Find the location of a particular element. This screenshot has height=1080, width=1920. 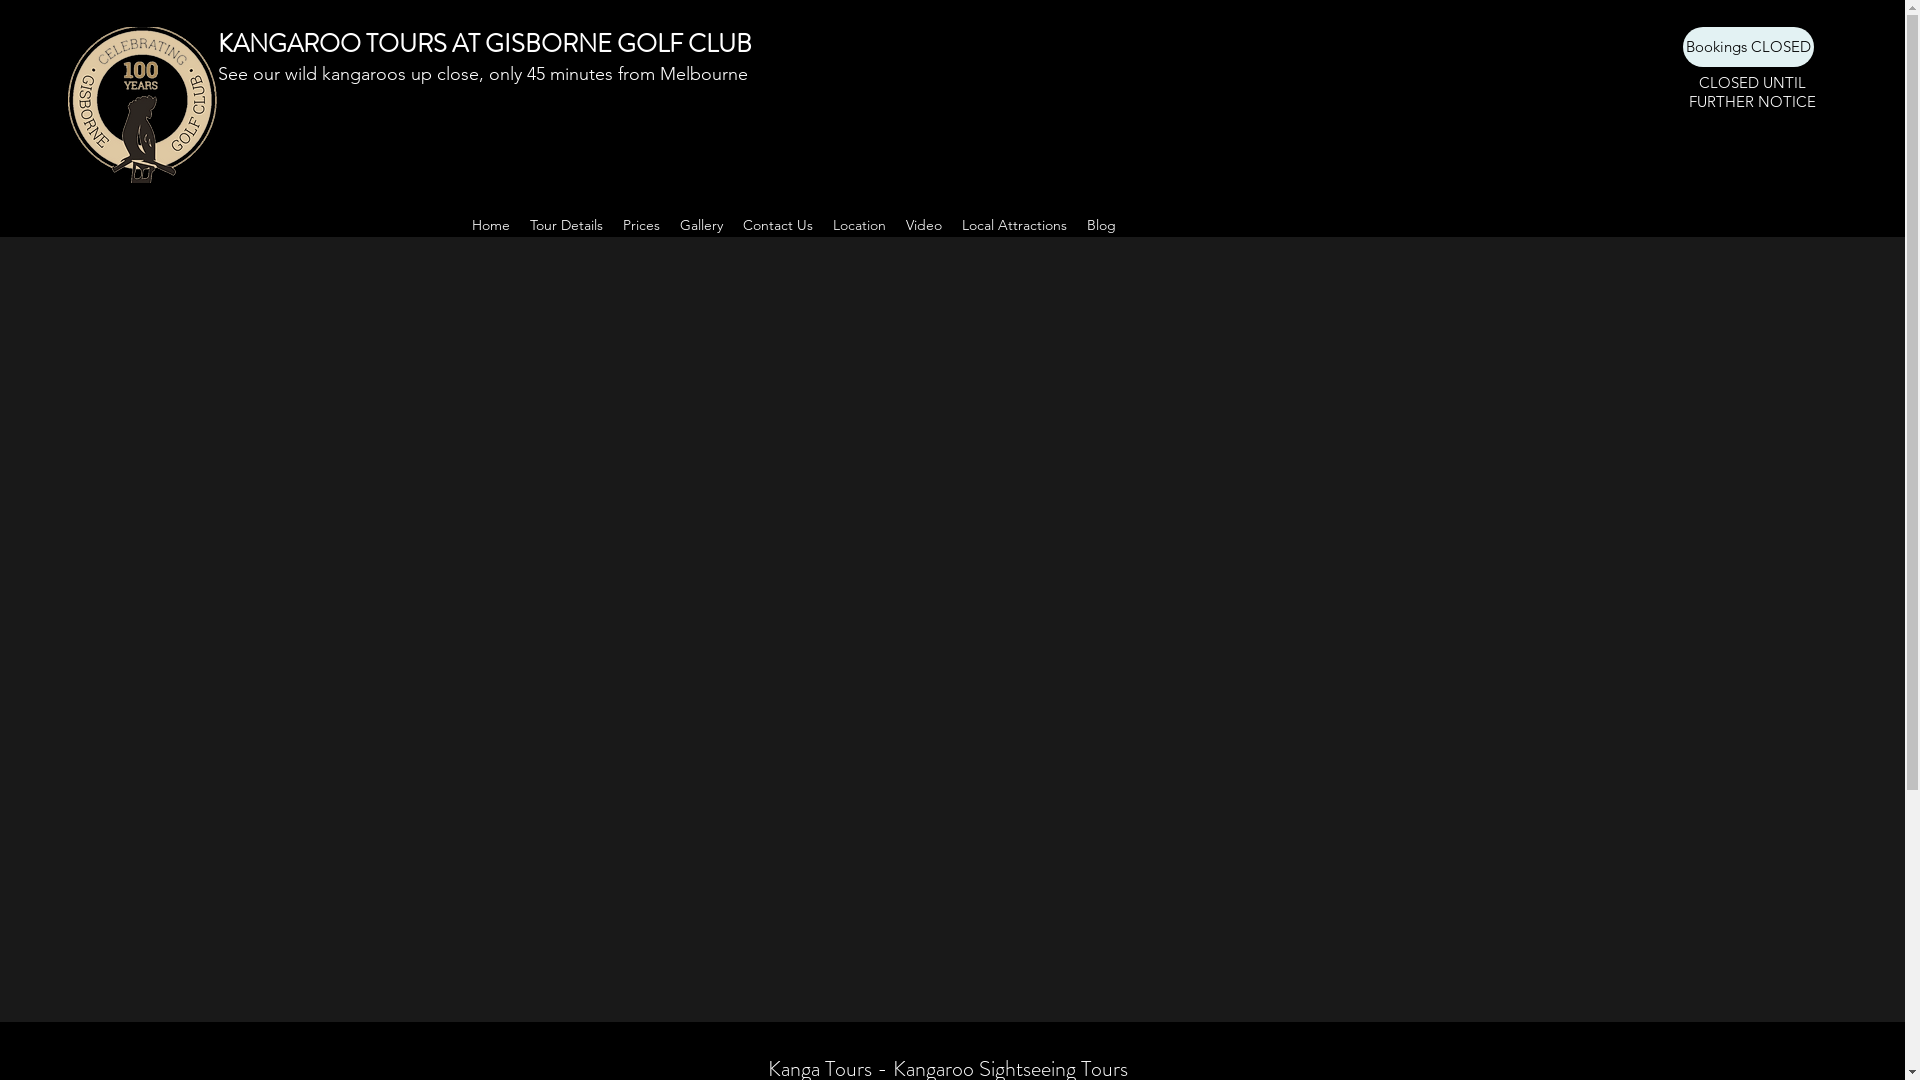

'Tour Details' is located at coordinates (565, 224).